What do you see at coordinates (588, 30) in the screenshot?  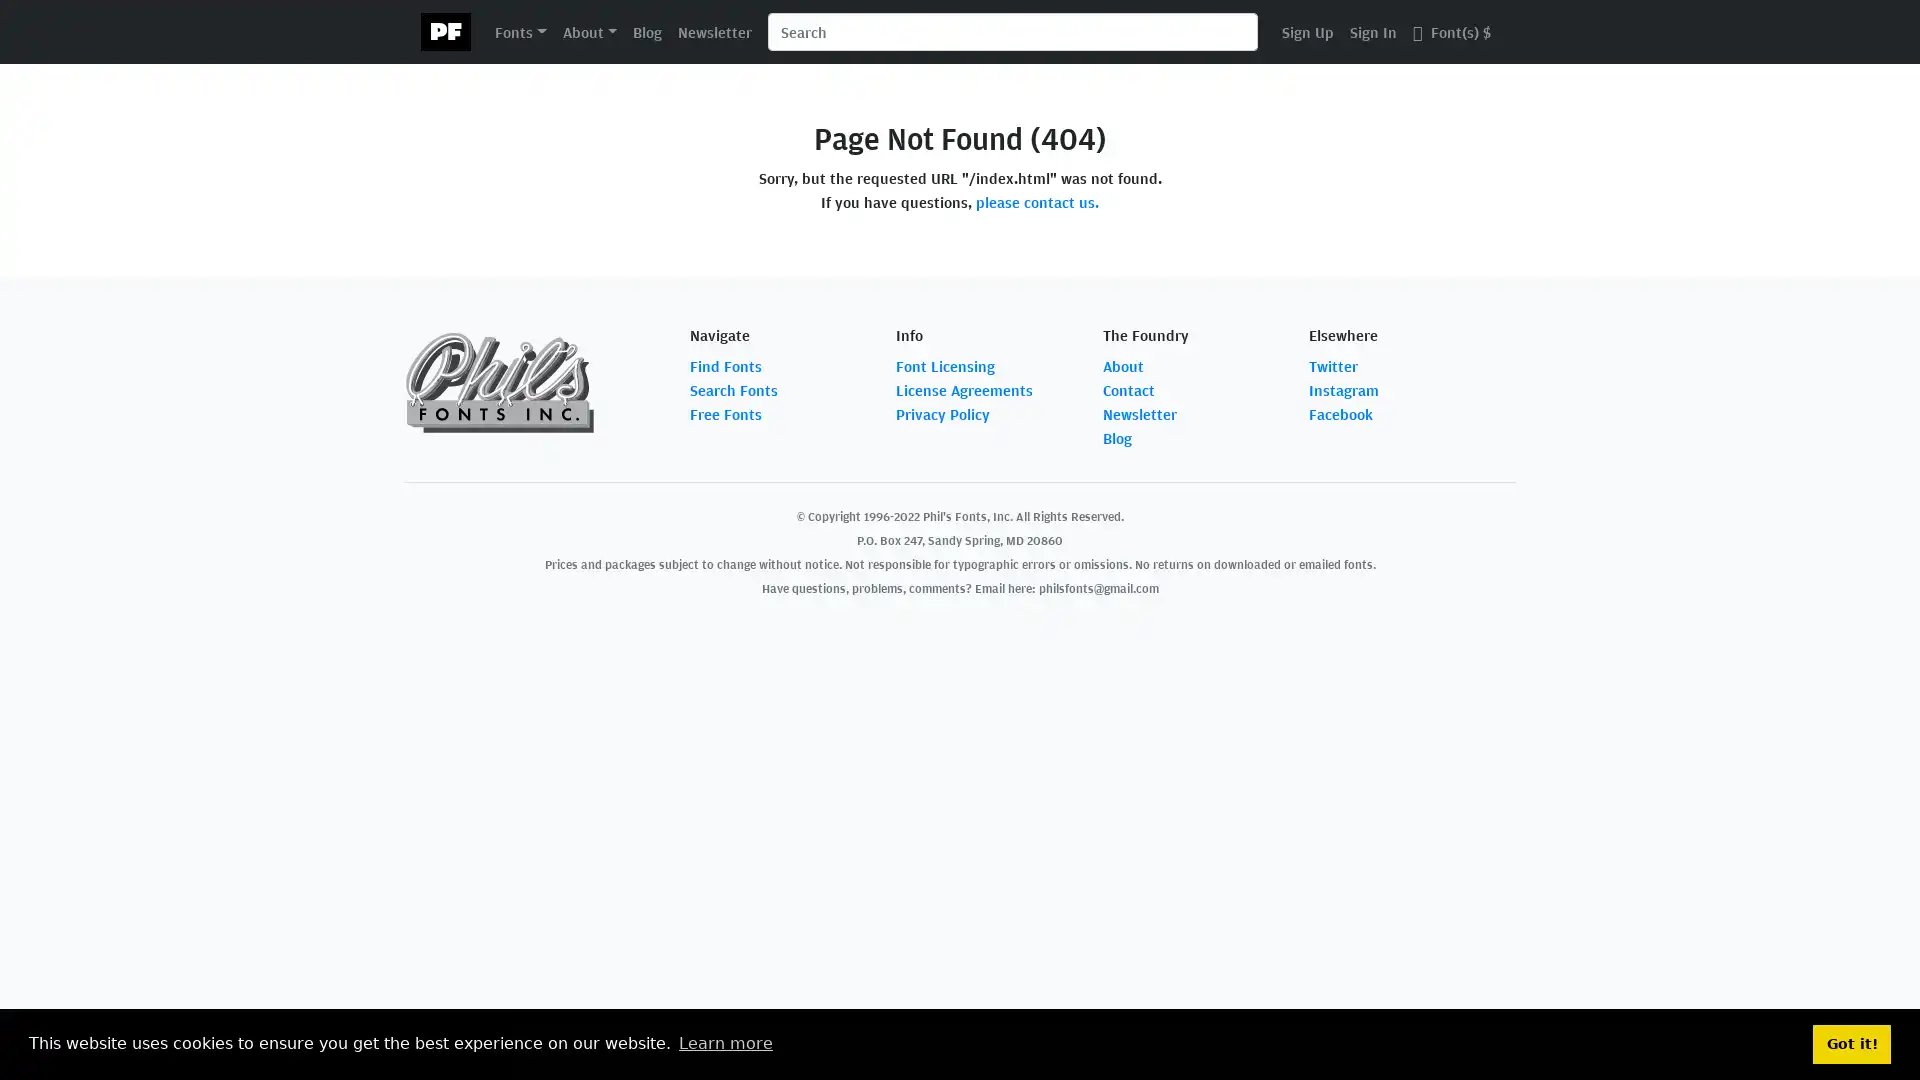 I see `About` at bounding box center [588, 30].